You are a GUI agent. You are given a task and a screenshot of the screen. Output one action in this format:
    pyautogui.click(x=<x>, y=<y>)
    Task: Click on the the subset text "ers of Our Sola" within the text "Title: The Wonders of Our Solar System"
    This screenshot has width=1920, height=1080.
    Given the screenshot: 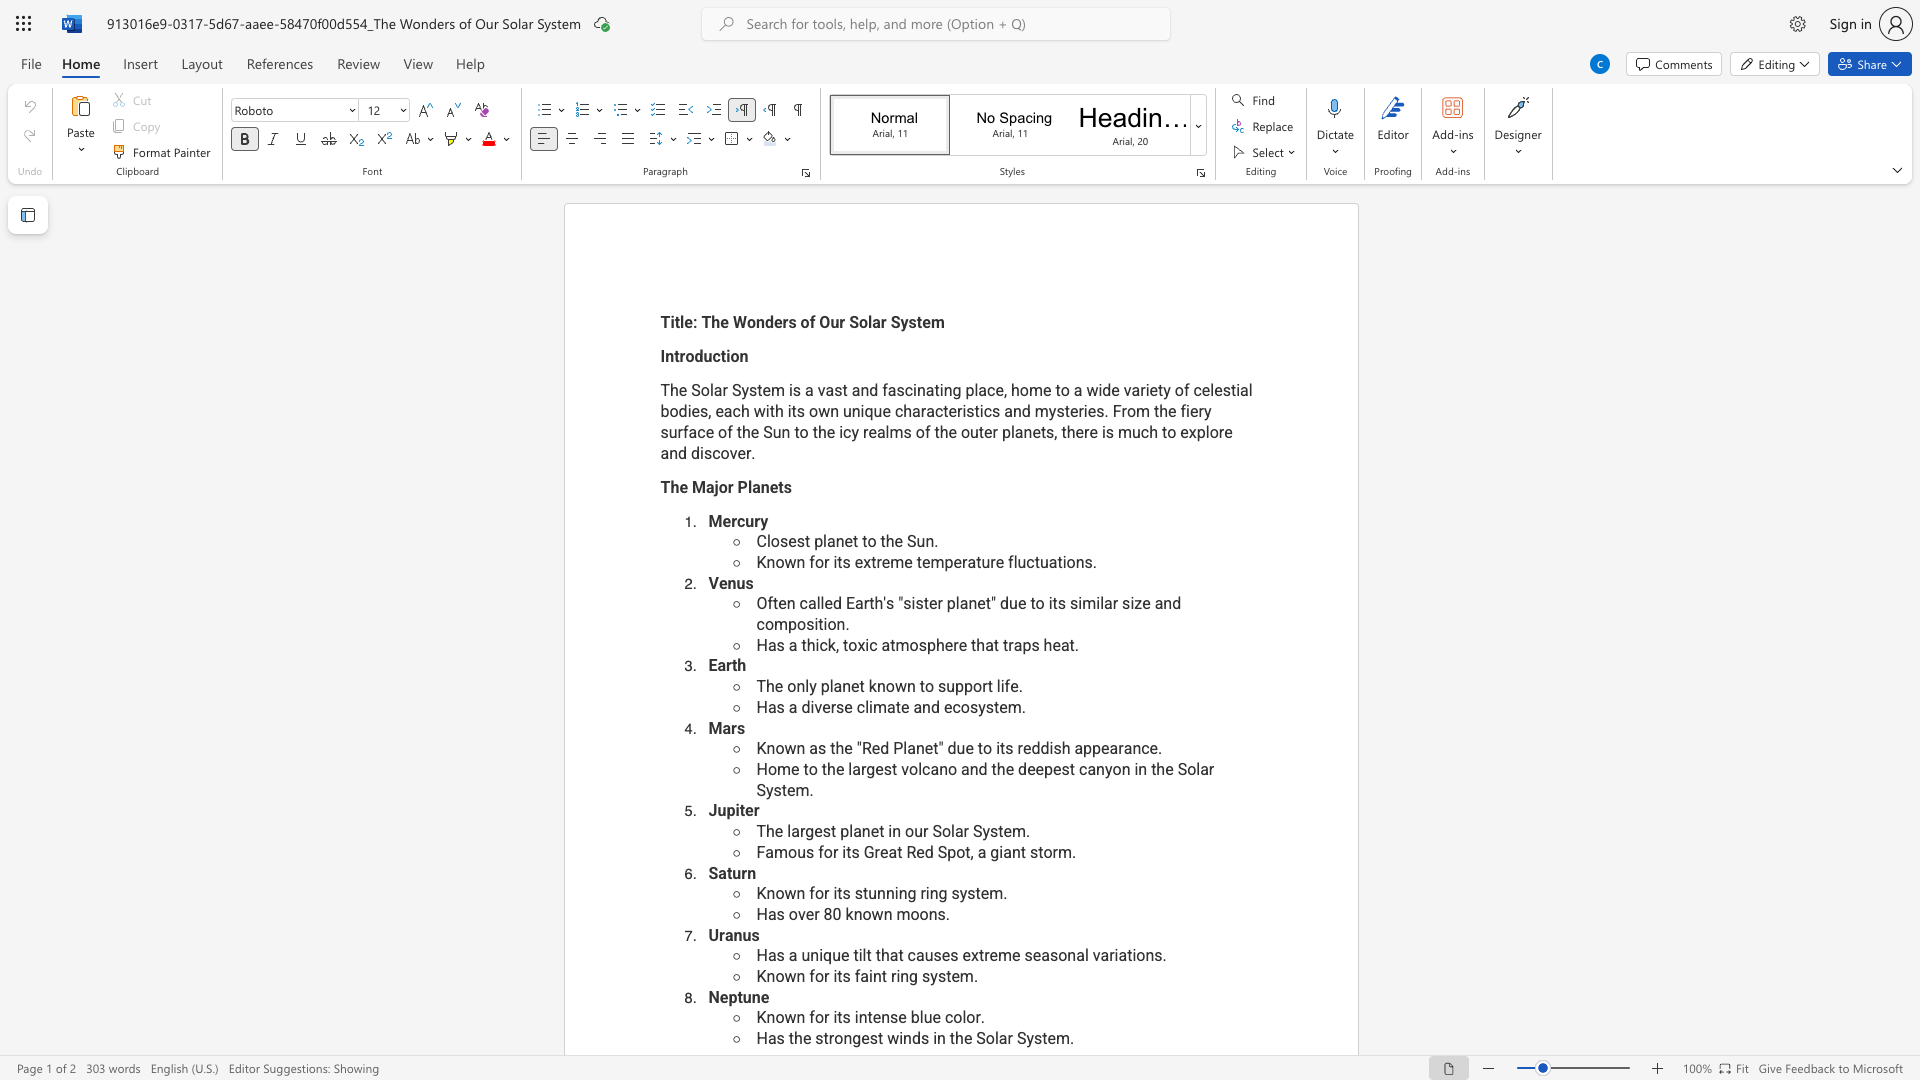 What is the action you would take?
    pyautogui.click(x=772, y=321)
    